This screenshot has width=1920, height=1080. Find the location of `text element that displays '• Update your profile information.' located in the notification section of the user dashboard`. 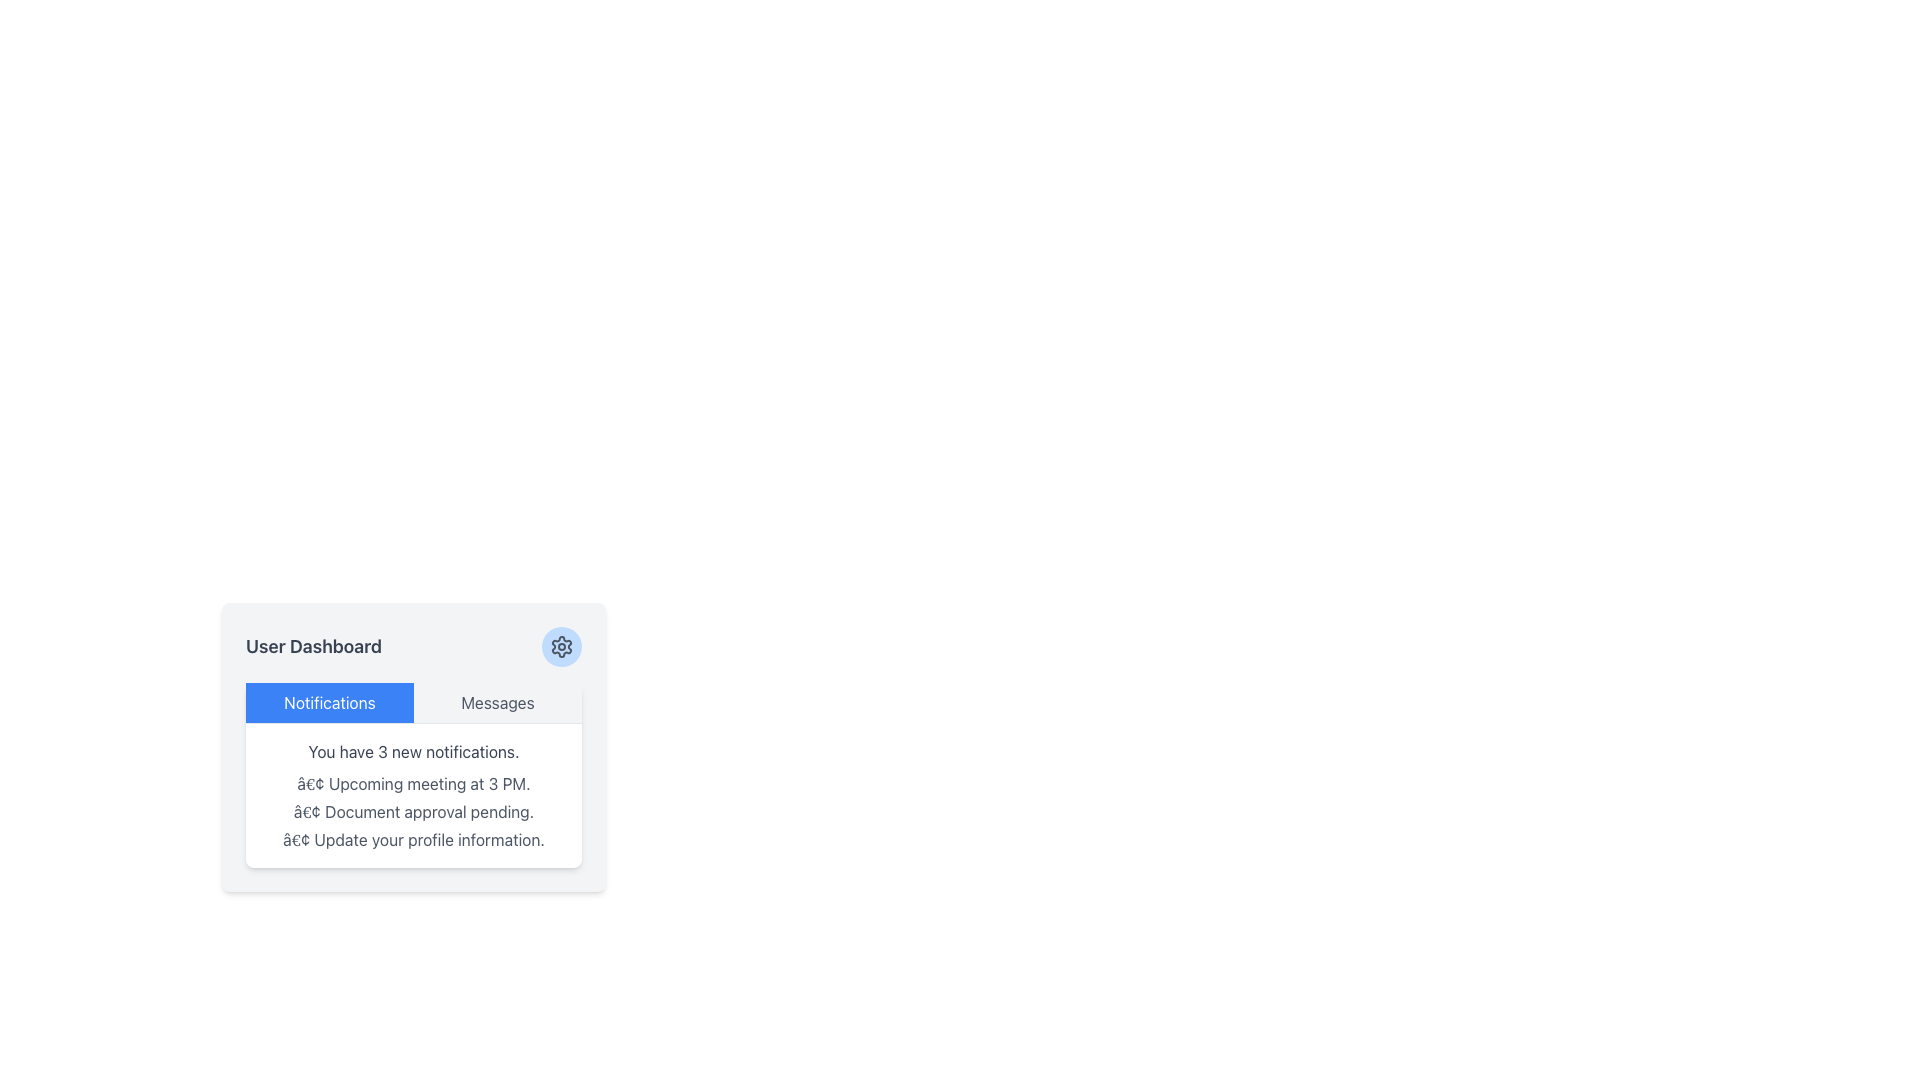

text element that displays '• Update your profile information.' located in the notification section of the user dashboard is located at coordinates (412, 840).